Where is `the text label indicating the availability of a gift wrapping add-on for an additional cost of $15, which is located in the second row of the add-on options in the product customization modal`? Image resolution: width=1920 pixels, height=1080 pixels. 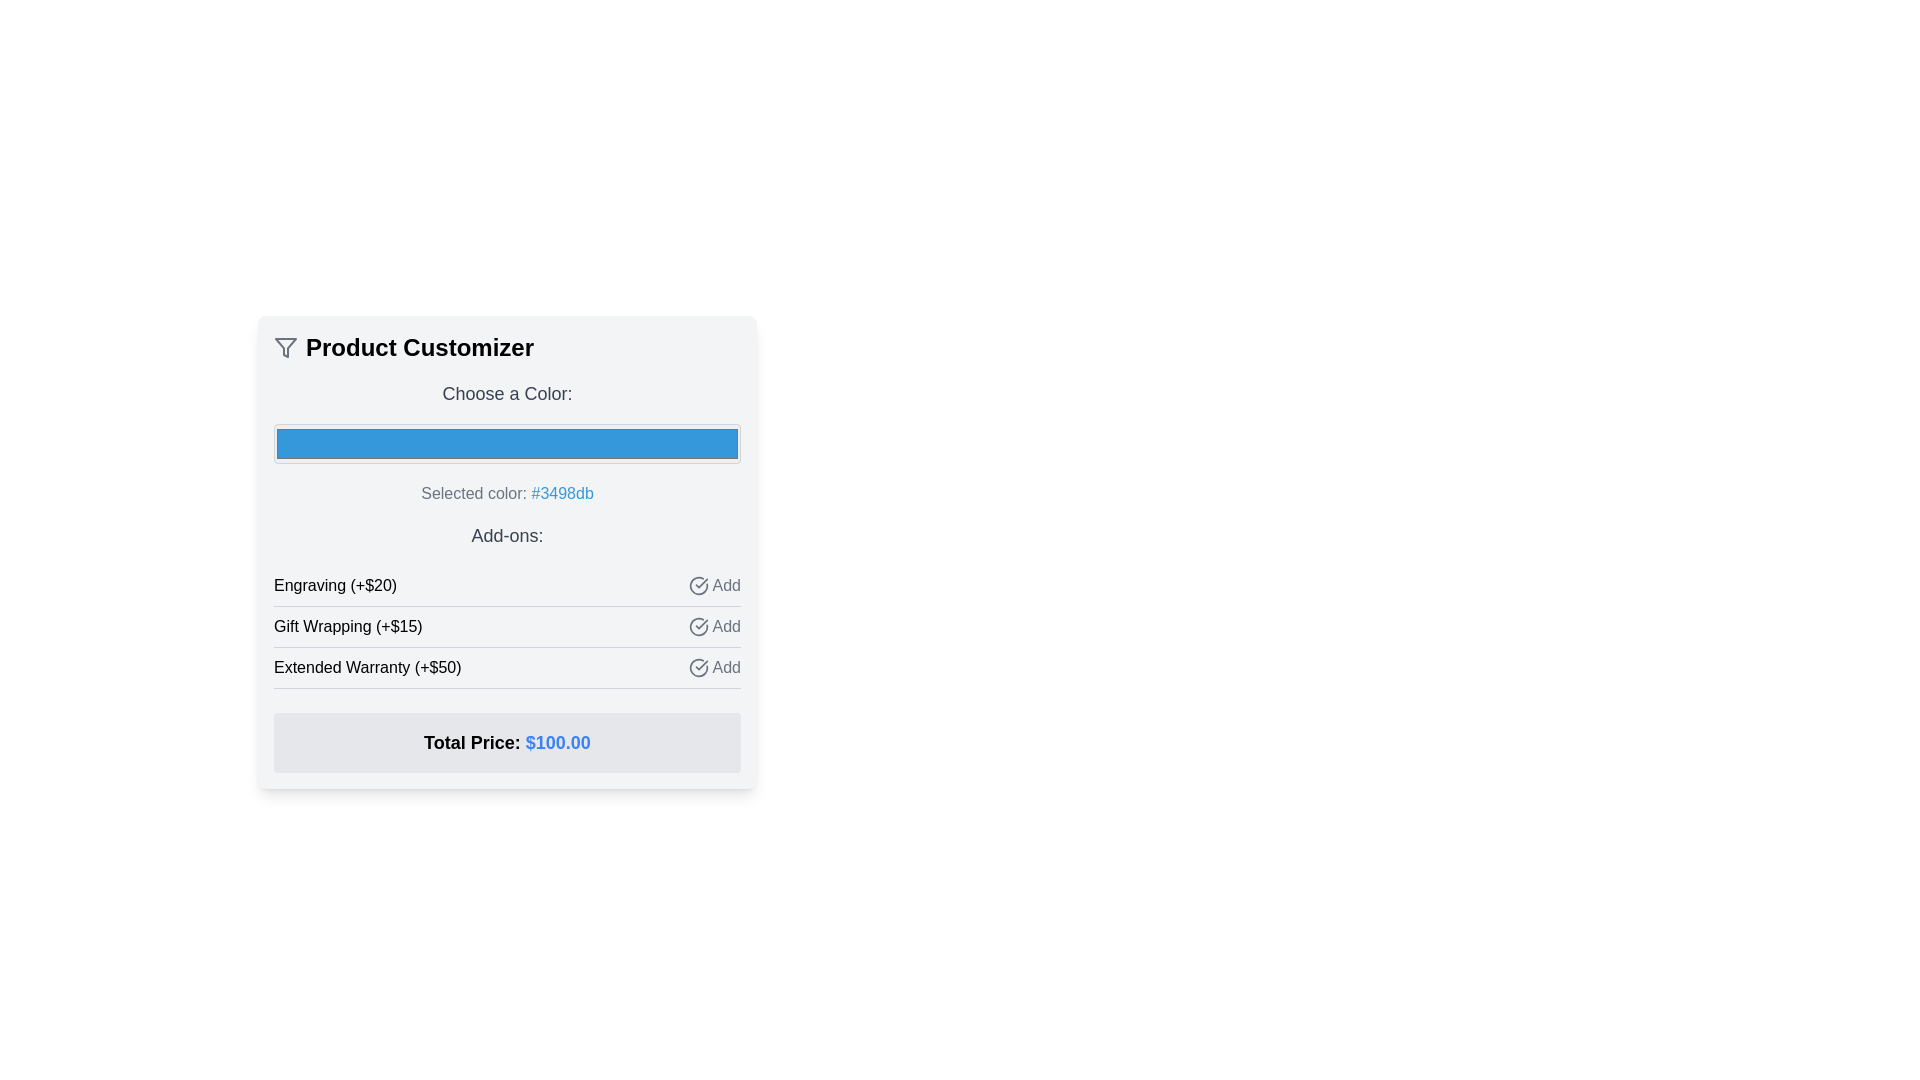 the text label indicating the availability of a gift wrapping add-on for an additional cost of $15, which is located in the second row of the add-on options in the product customization modal is located at coordinates (348, 626).